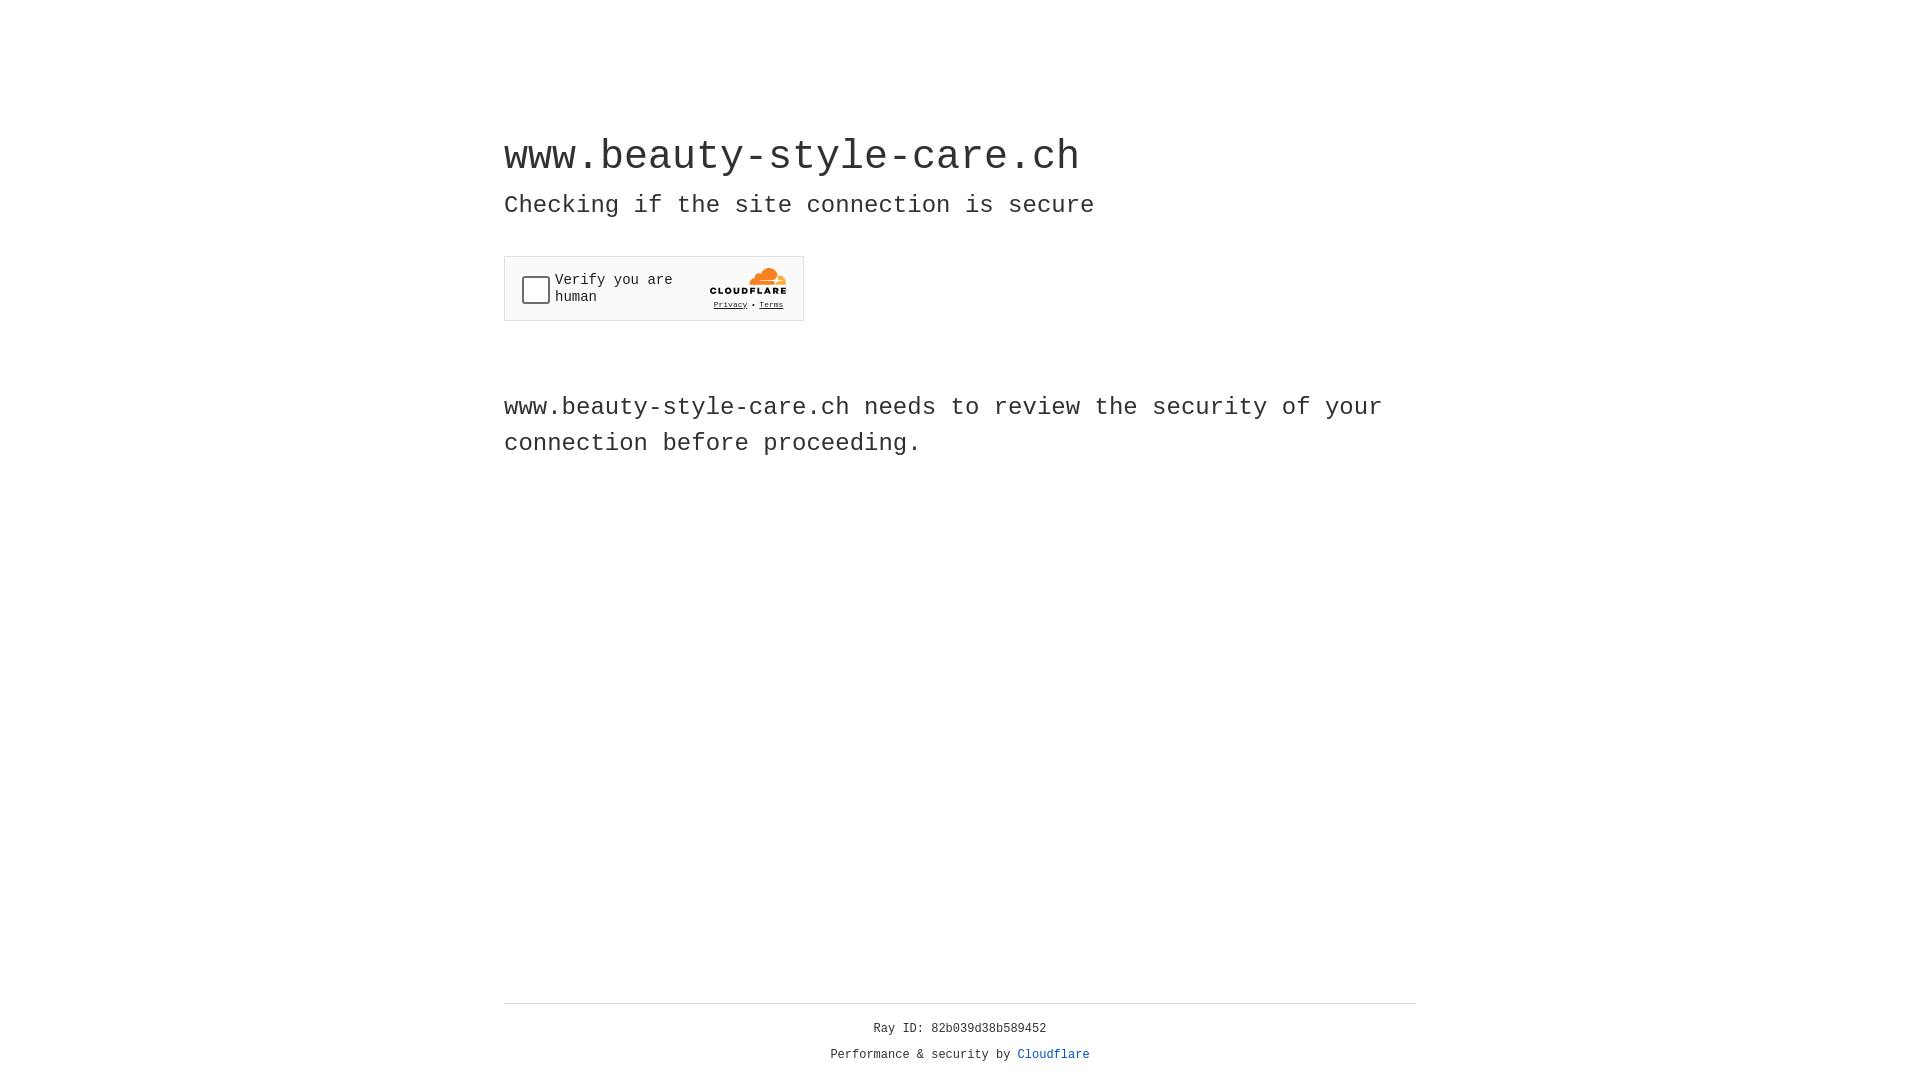  What do you see at coordinates (1053, 1054) in the screenshot?
I see `'Cloudflare'` at bounding box center [1053, 1054].